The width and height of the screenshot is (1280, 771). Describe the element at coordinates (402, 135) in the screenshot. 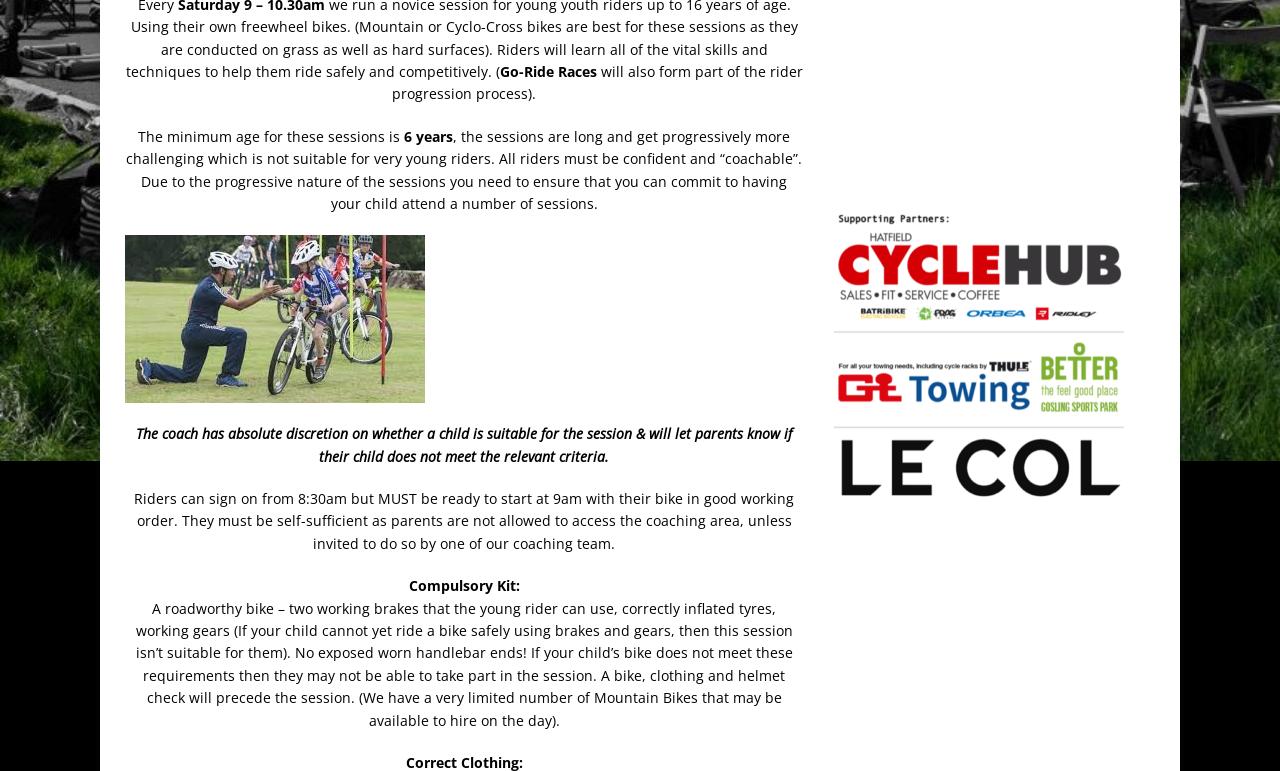

I see `'6 years'` at that location.